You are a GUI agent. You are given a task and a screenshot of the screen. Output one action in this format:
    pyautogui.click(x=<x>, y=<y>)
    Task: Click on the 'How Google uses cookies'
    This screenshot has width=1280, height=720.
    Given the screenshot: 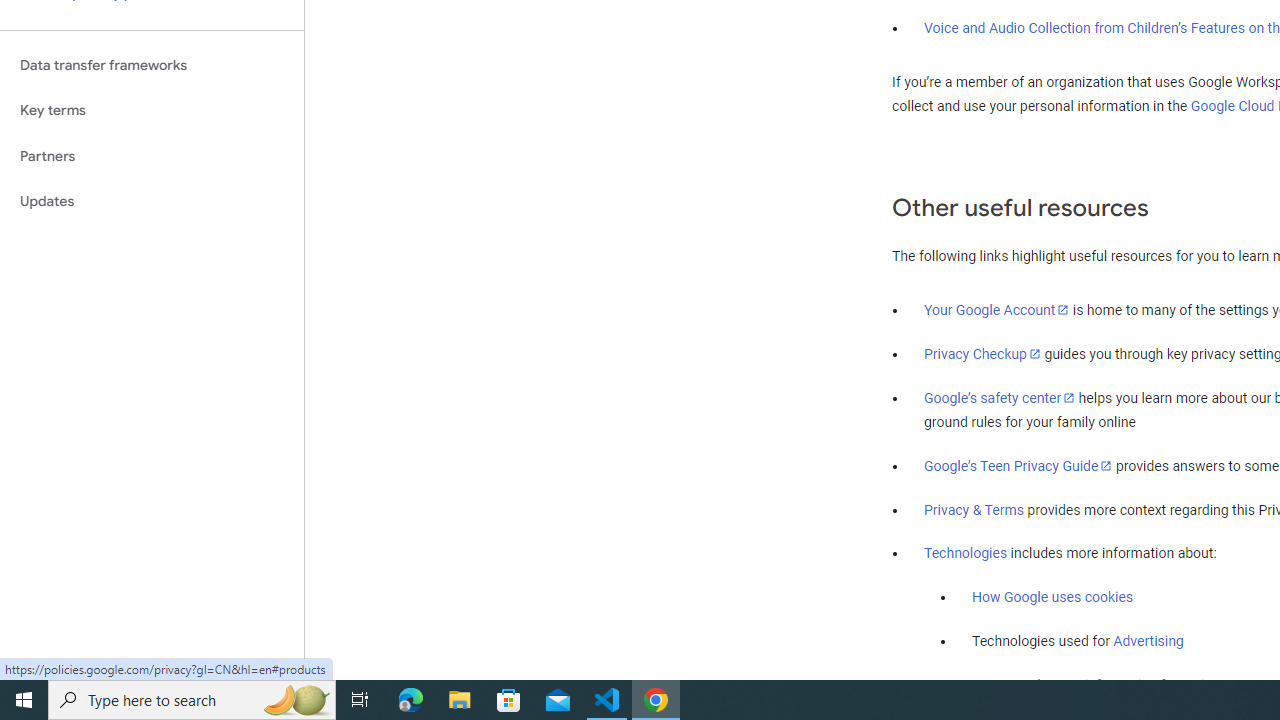 What is the action you would take?
    pyautogui.click(x=1051, y=596)
    